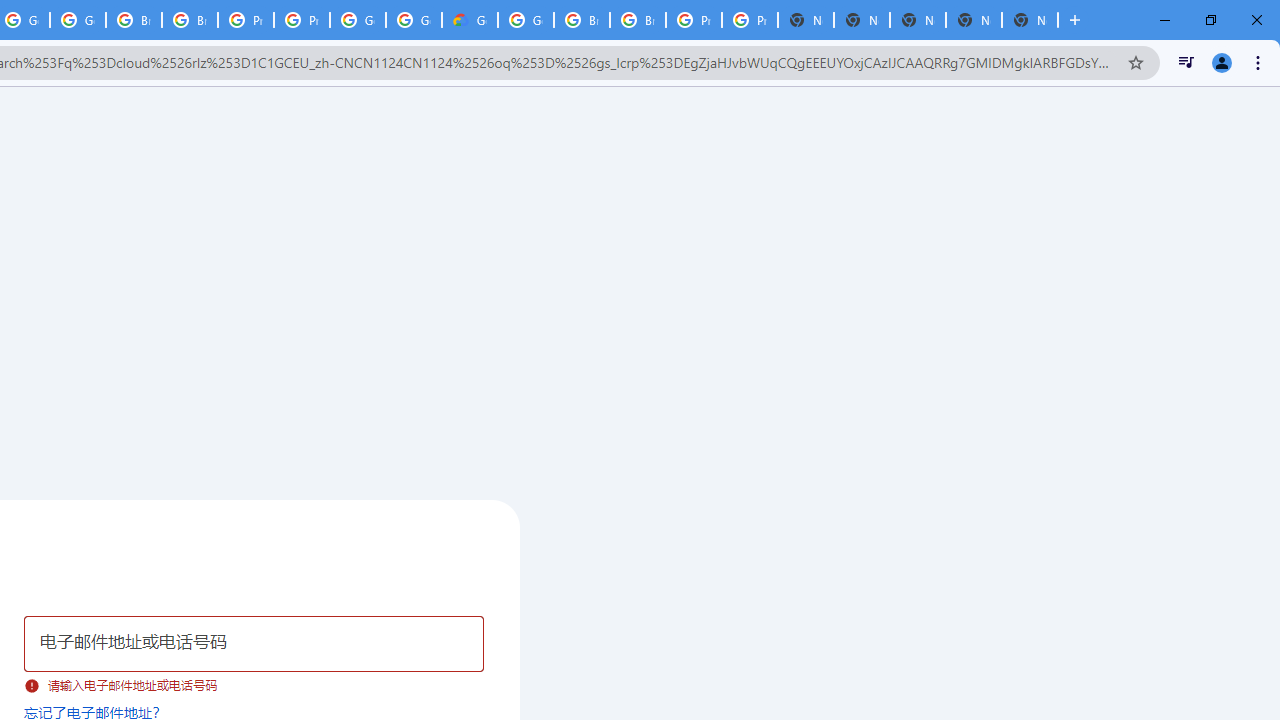 This screenshot has height=720, width=1280. What do you see at coordinates (1030, 20) in the screenshot?
I see `'New Tab'` at bounding box center [1030, 20].